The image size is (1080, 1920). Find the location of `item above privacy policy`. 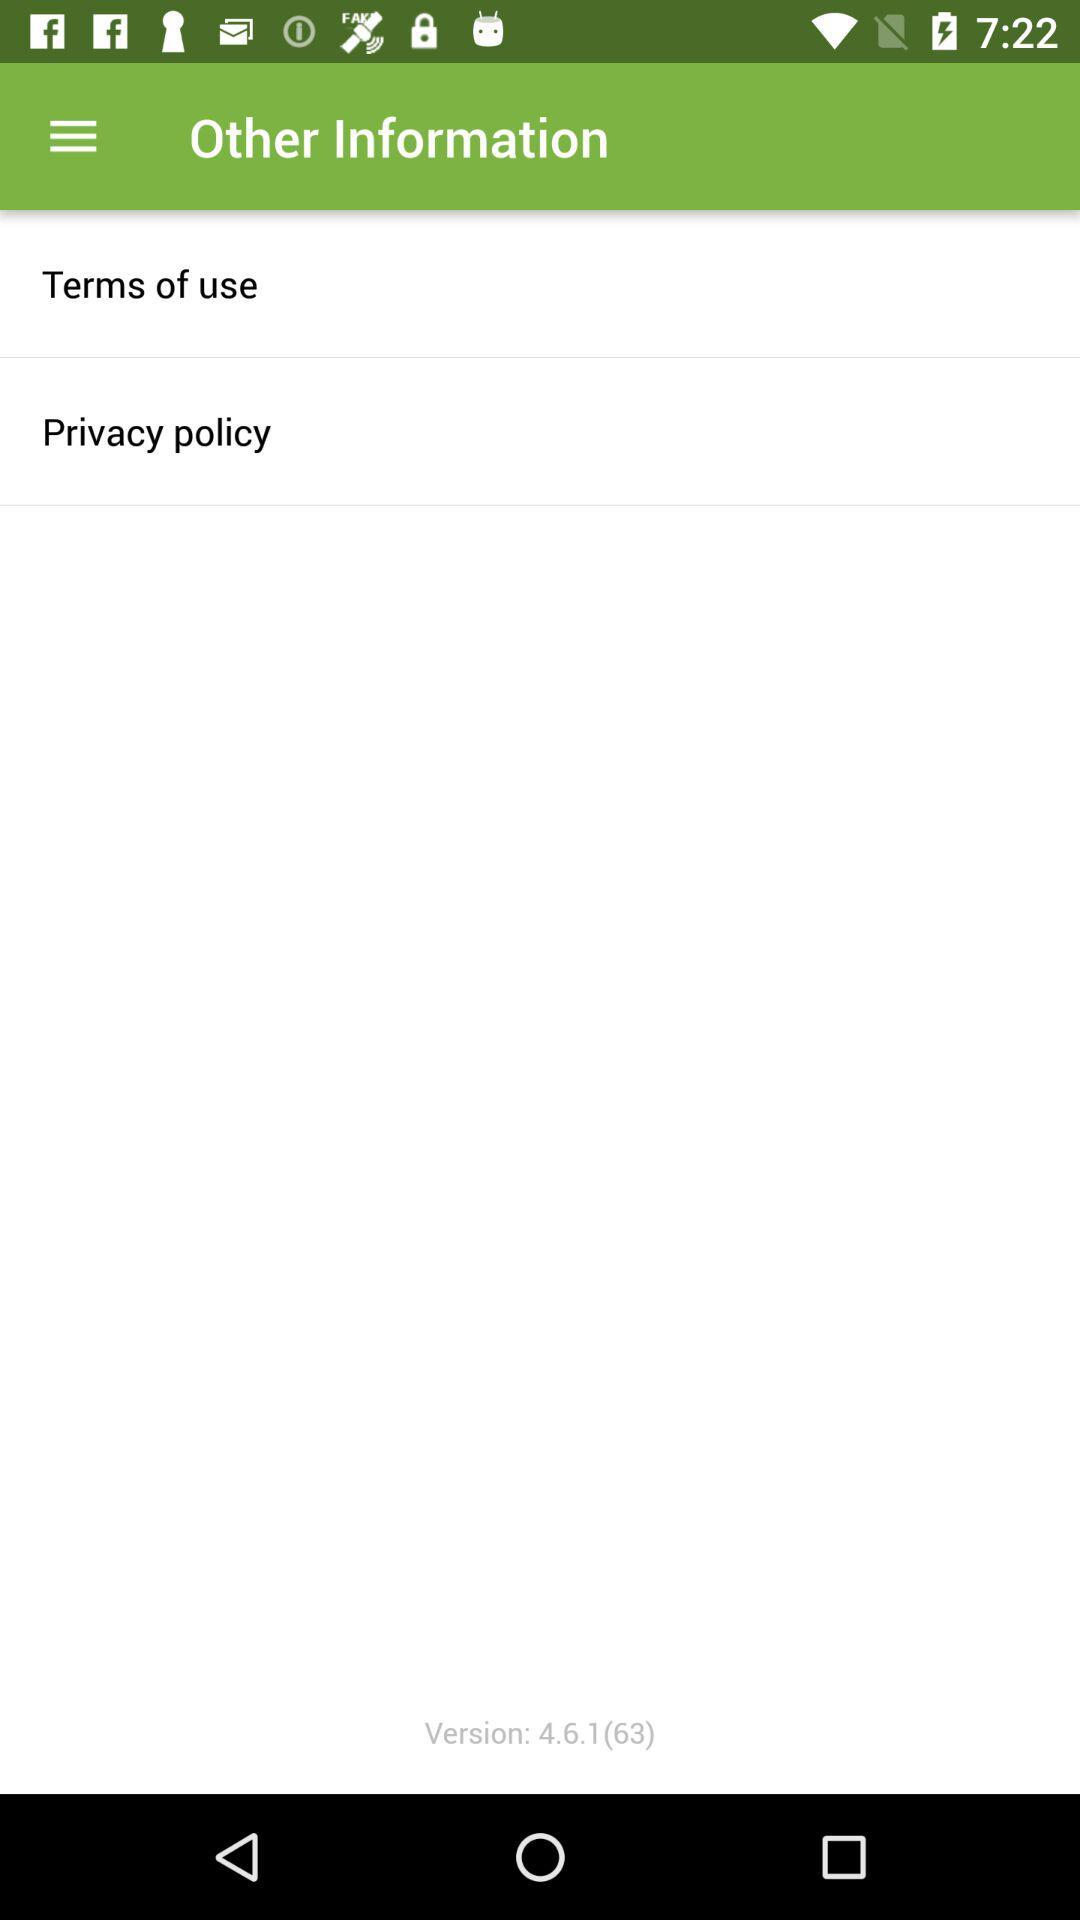

item above privacy policy is located at coordinates (540, 282).